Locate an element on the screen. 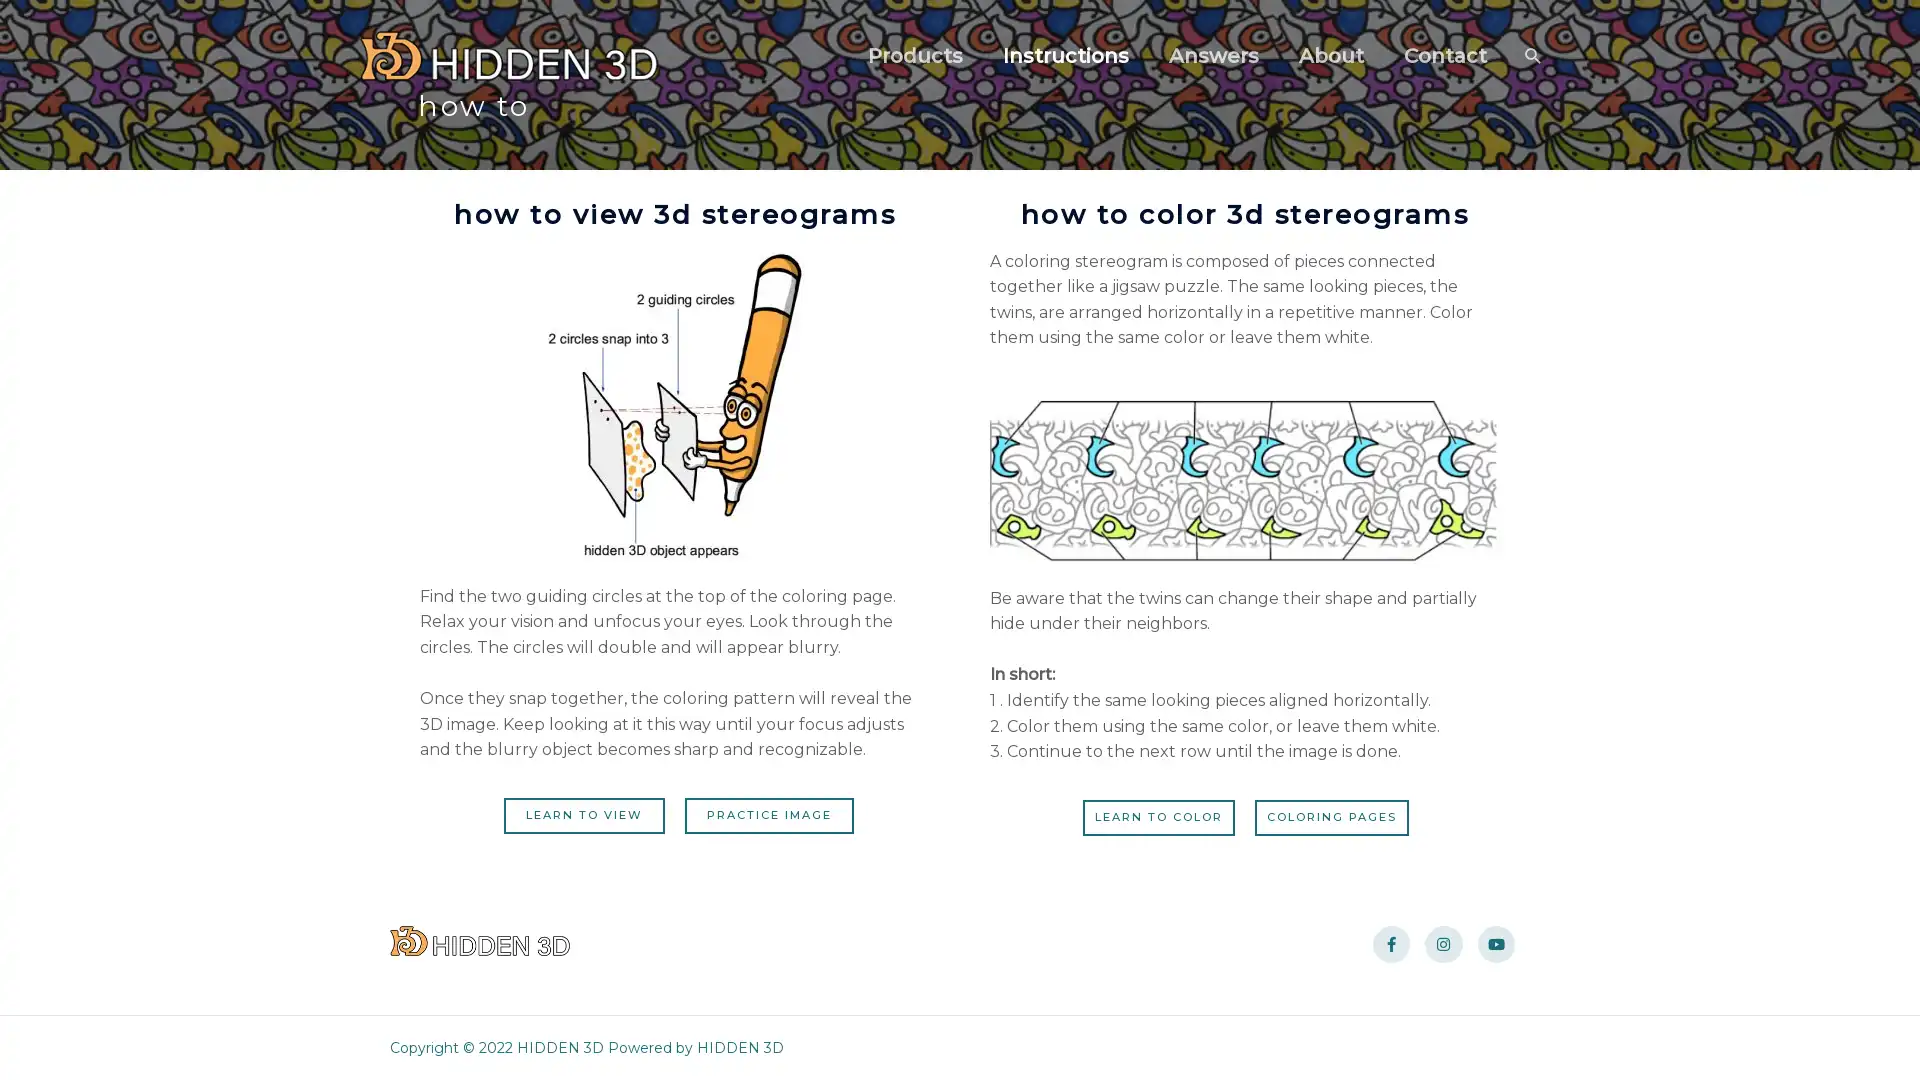 The width and height of the screenshot is (1920, 1080). COLORING PAGES is located at coordinates (1338, 817).